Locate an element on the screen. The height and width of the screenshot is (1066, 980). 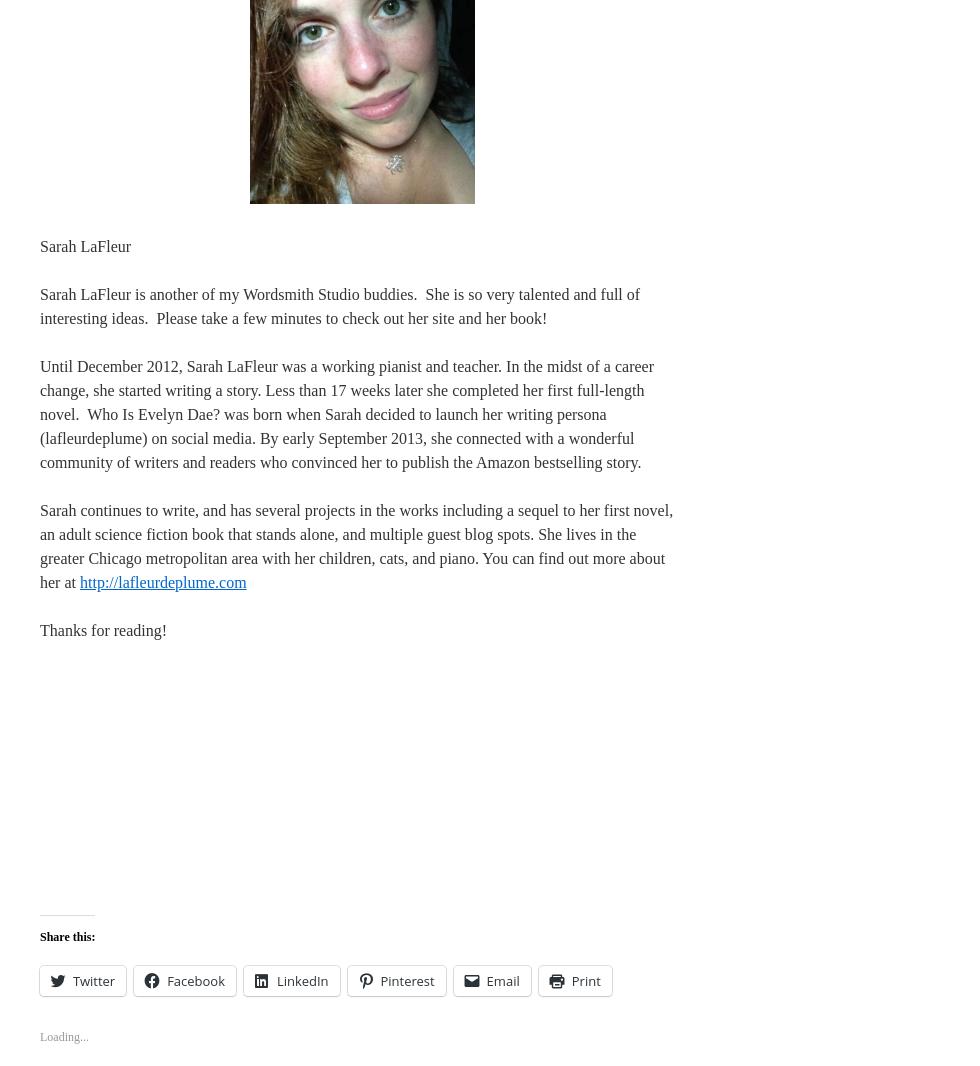
'LinkedIn' is located at coordinates (277, 979).